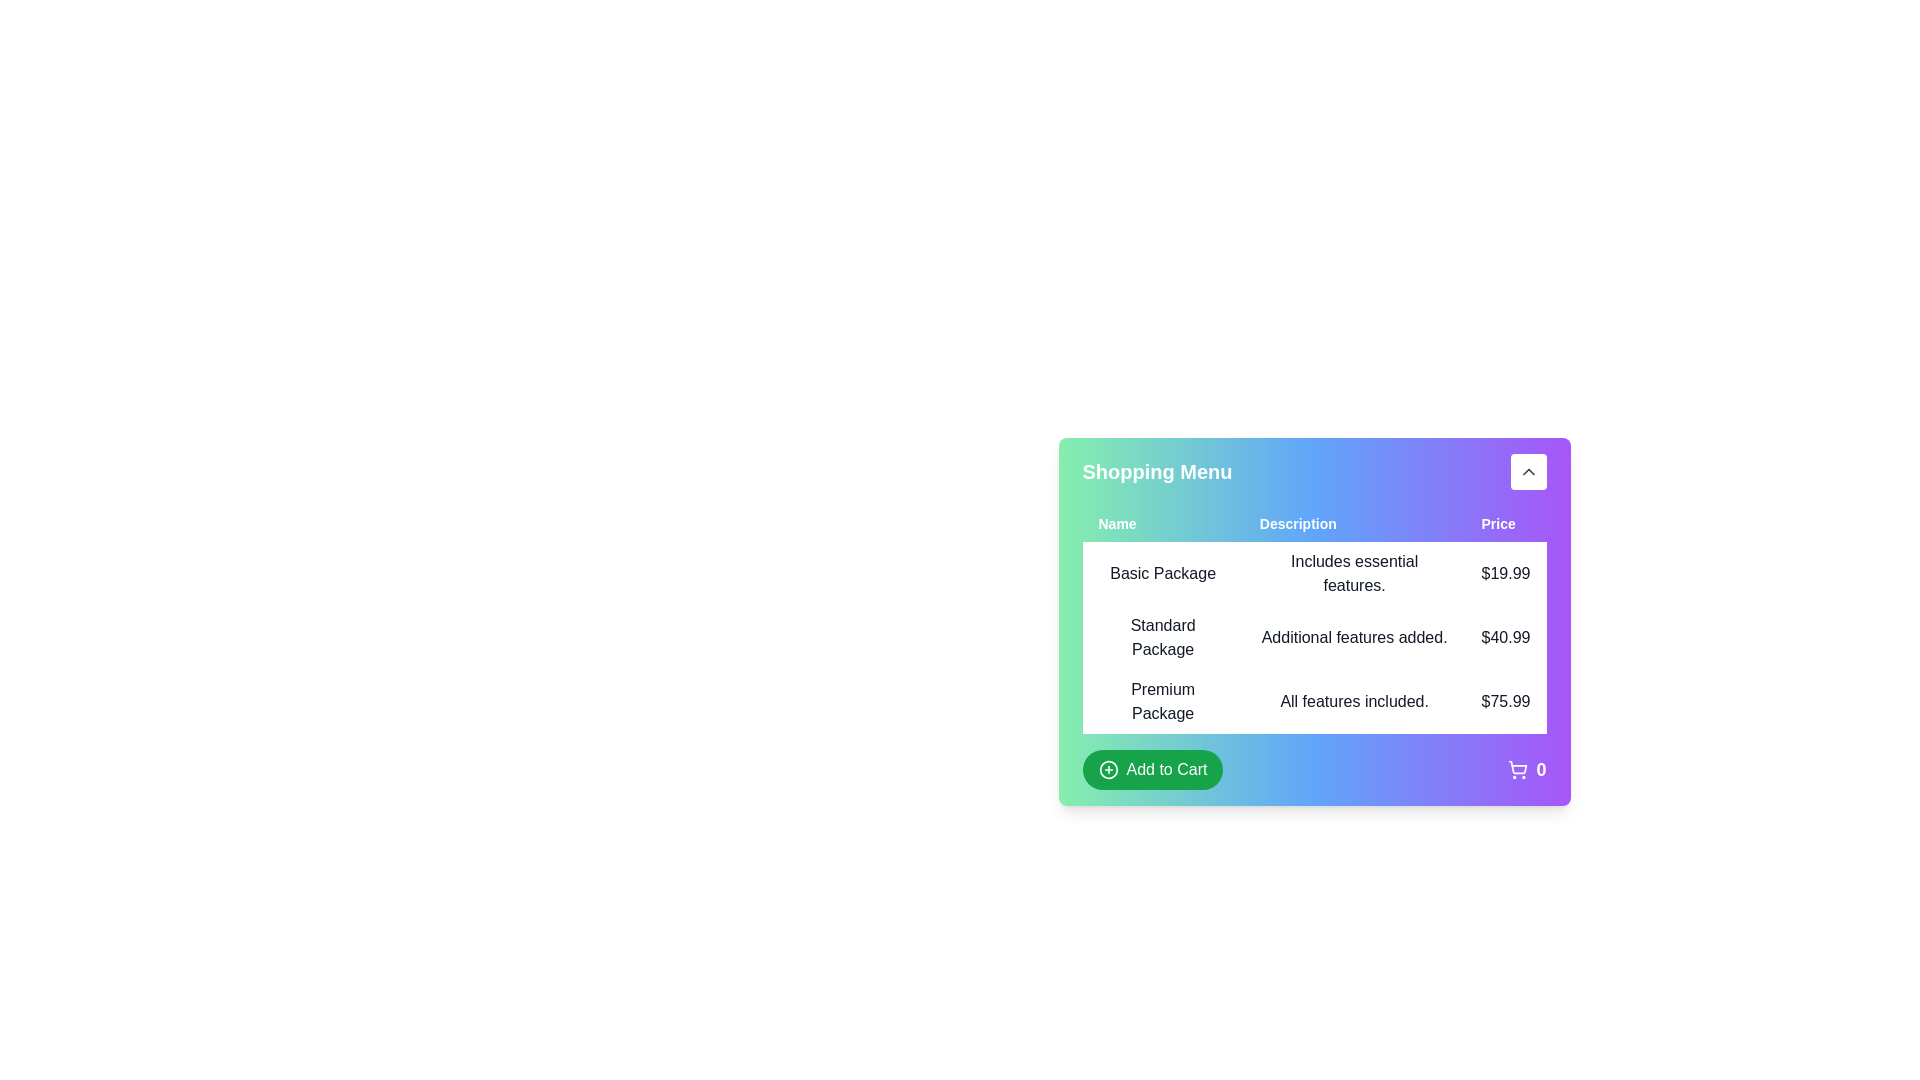 Image resolution: width=1920 pixels, height=1080 pixels. What do you see at coordinates (1540, 769) in the screenshot?
I see `the text element indicating the count of items in the shopping menu, located at the bottom right corner of the shopping interface` at bounding box center [1540, 769].